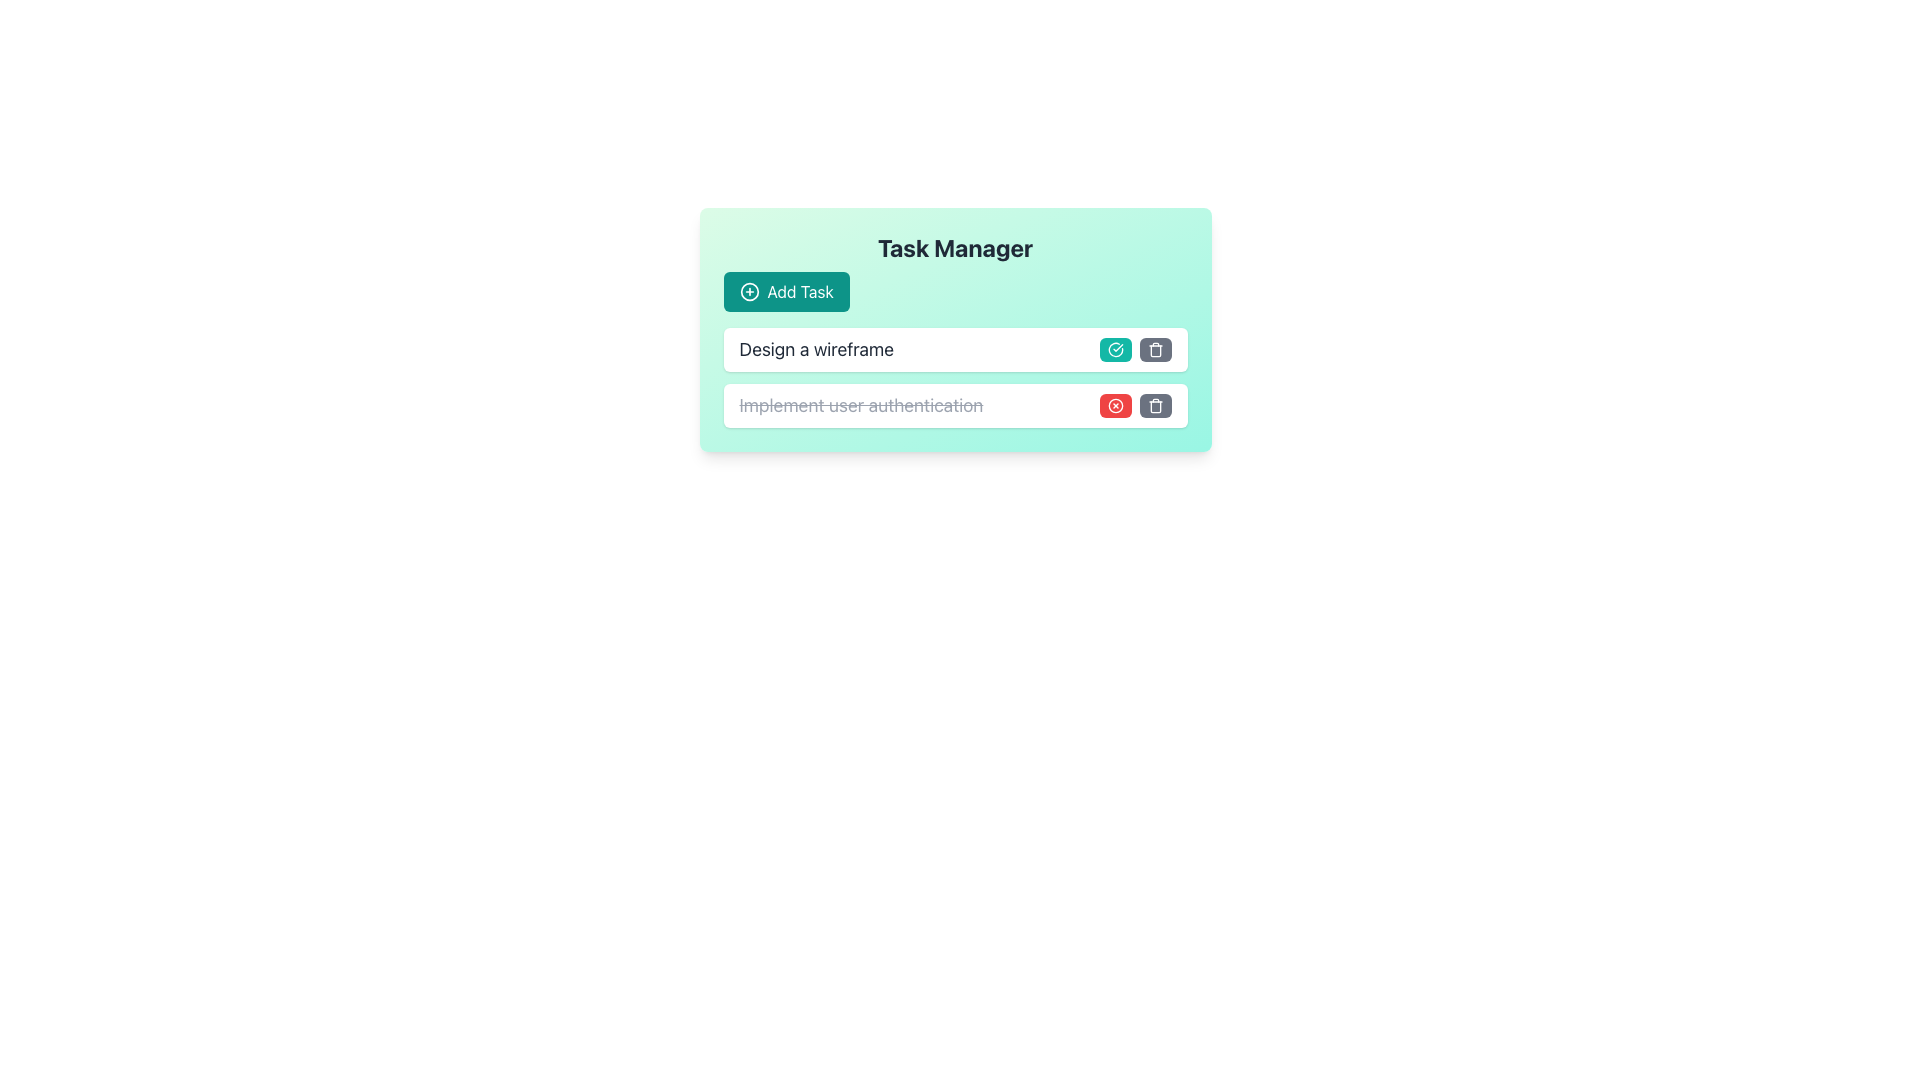 Image resolution: width=1920 pixels, height=1080 pixels. What do you see at coordinates (954, 272) in the screenshot?
I see `across the 'Task Manager' heading` at bounding box center [954, 272].